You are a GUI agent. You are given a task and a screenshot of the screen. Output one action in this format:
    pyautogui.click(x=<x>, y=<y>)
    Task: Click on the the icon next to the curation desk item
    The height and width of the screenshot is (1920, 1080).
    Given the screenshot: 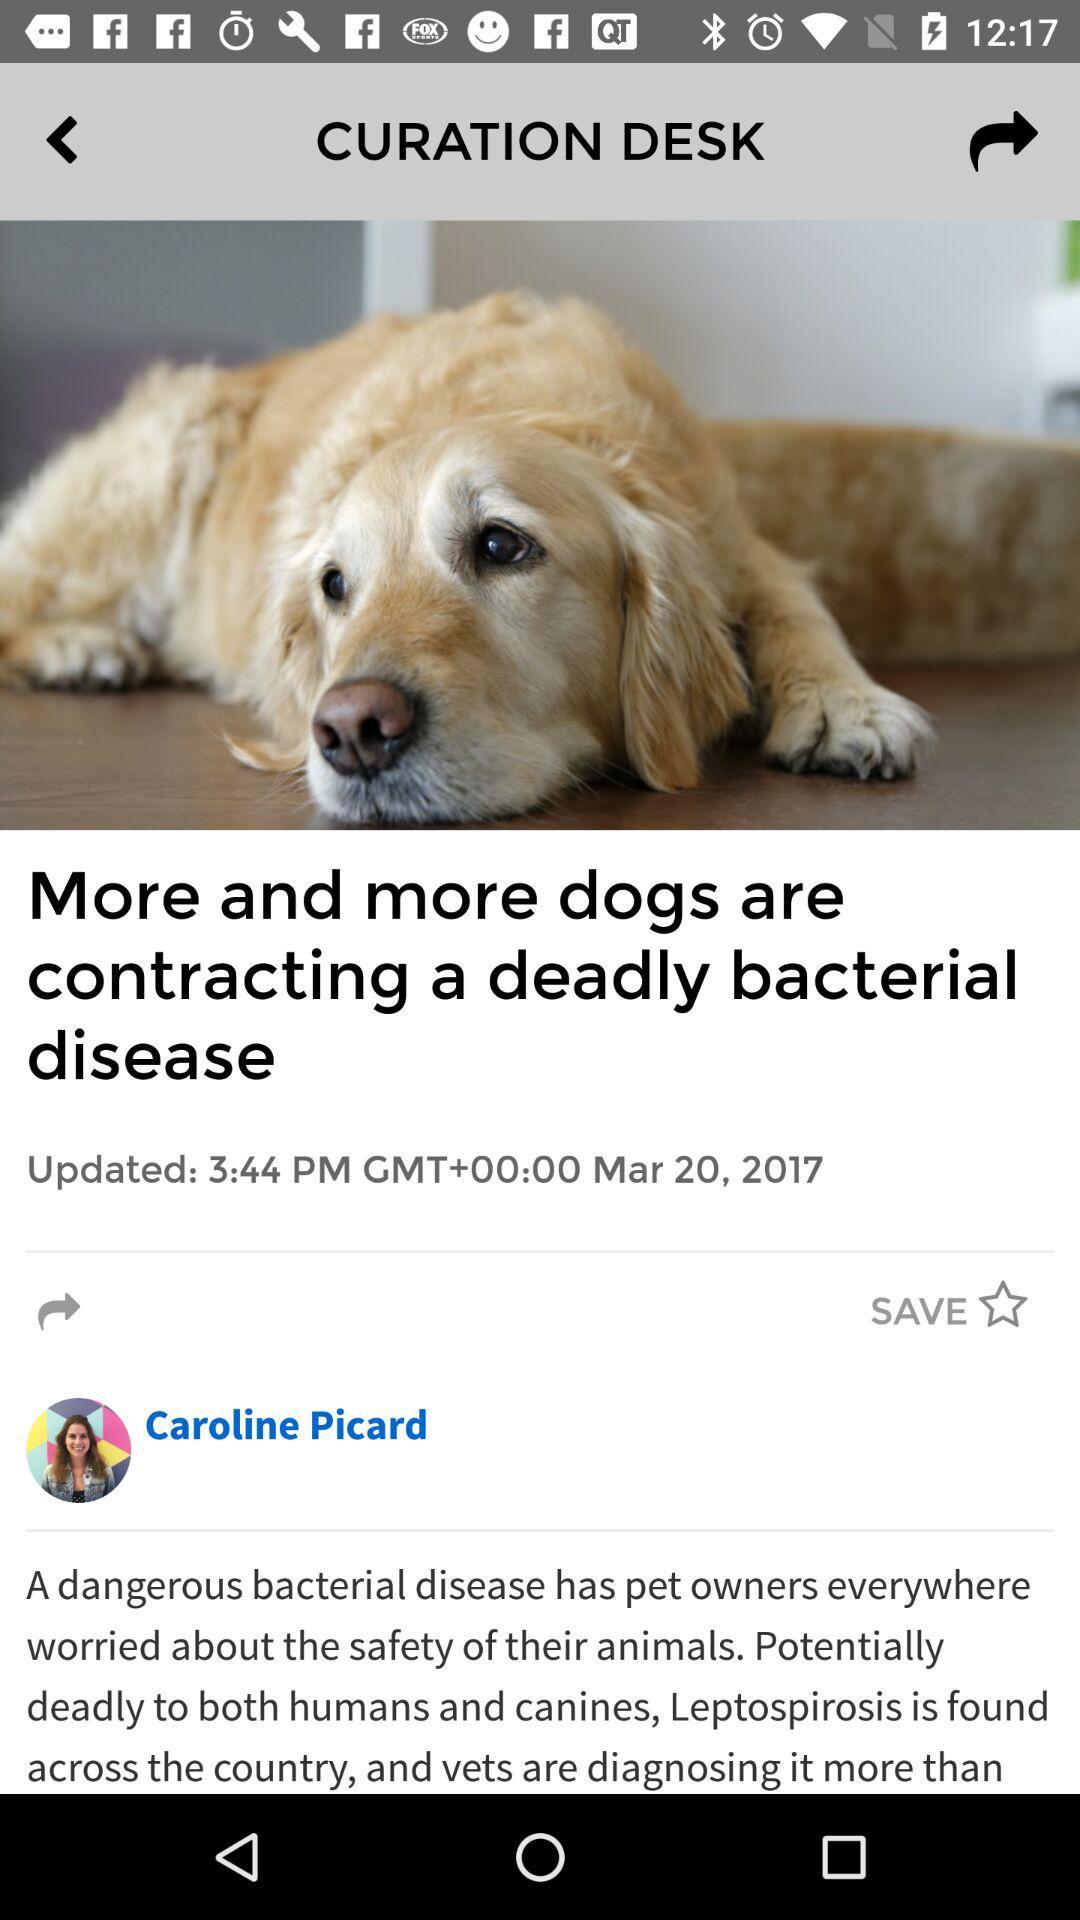 What is the action you would take?
    pyautogui.click(x=1003, y=140)
    